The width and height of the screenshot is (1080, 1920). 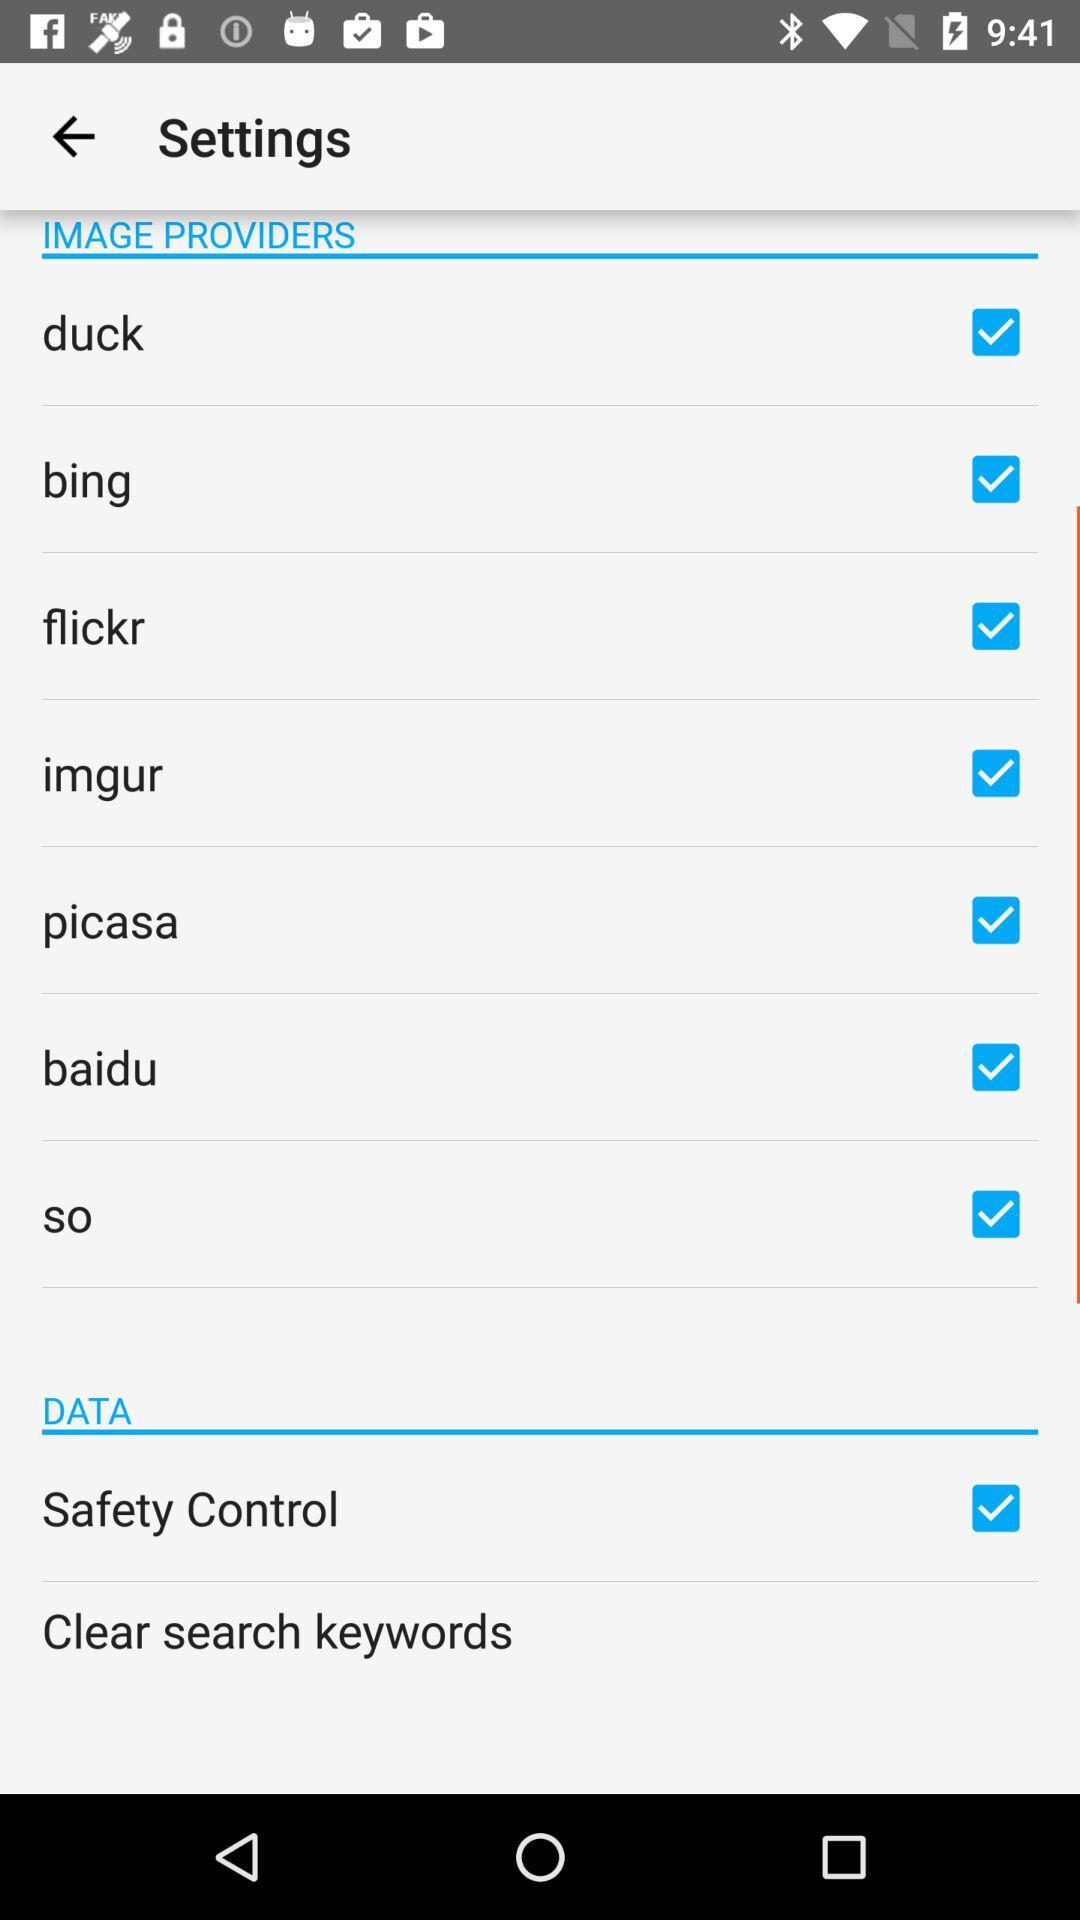 I want to click on box, so click(x=995, y=477).